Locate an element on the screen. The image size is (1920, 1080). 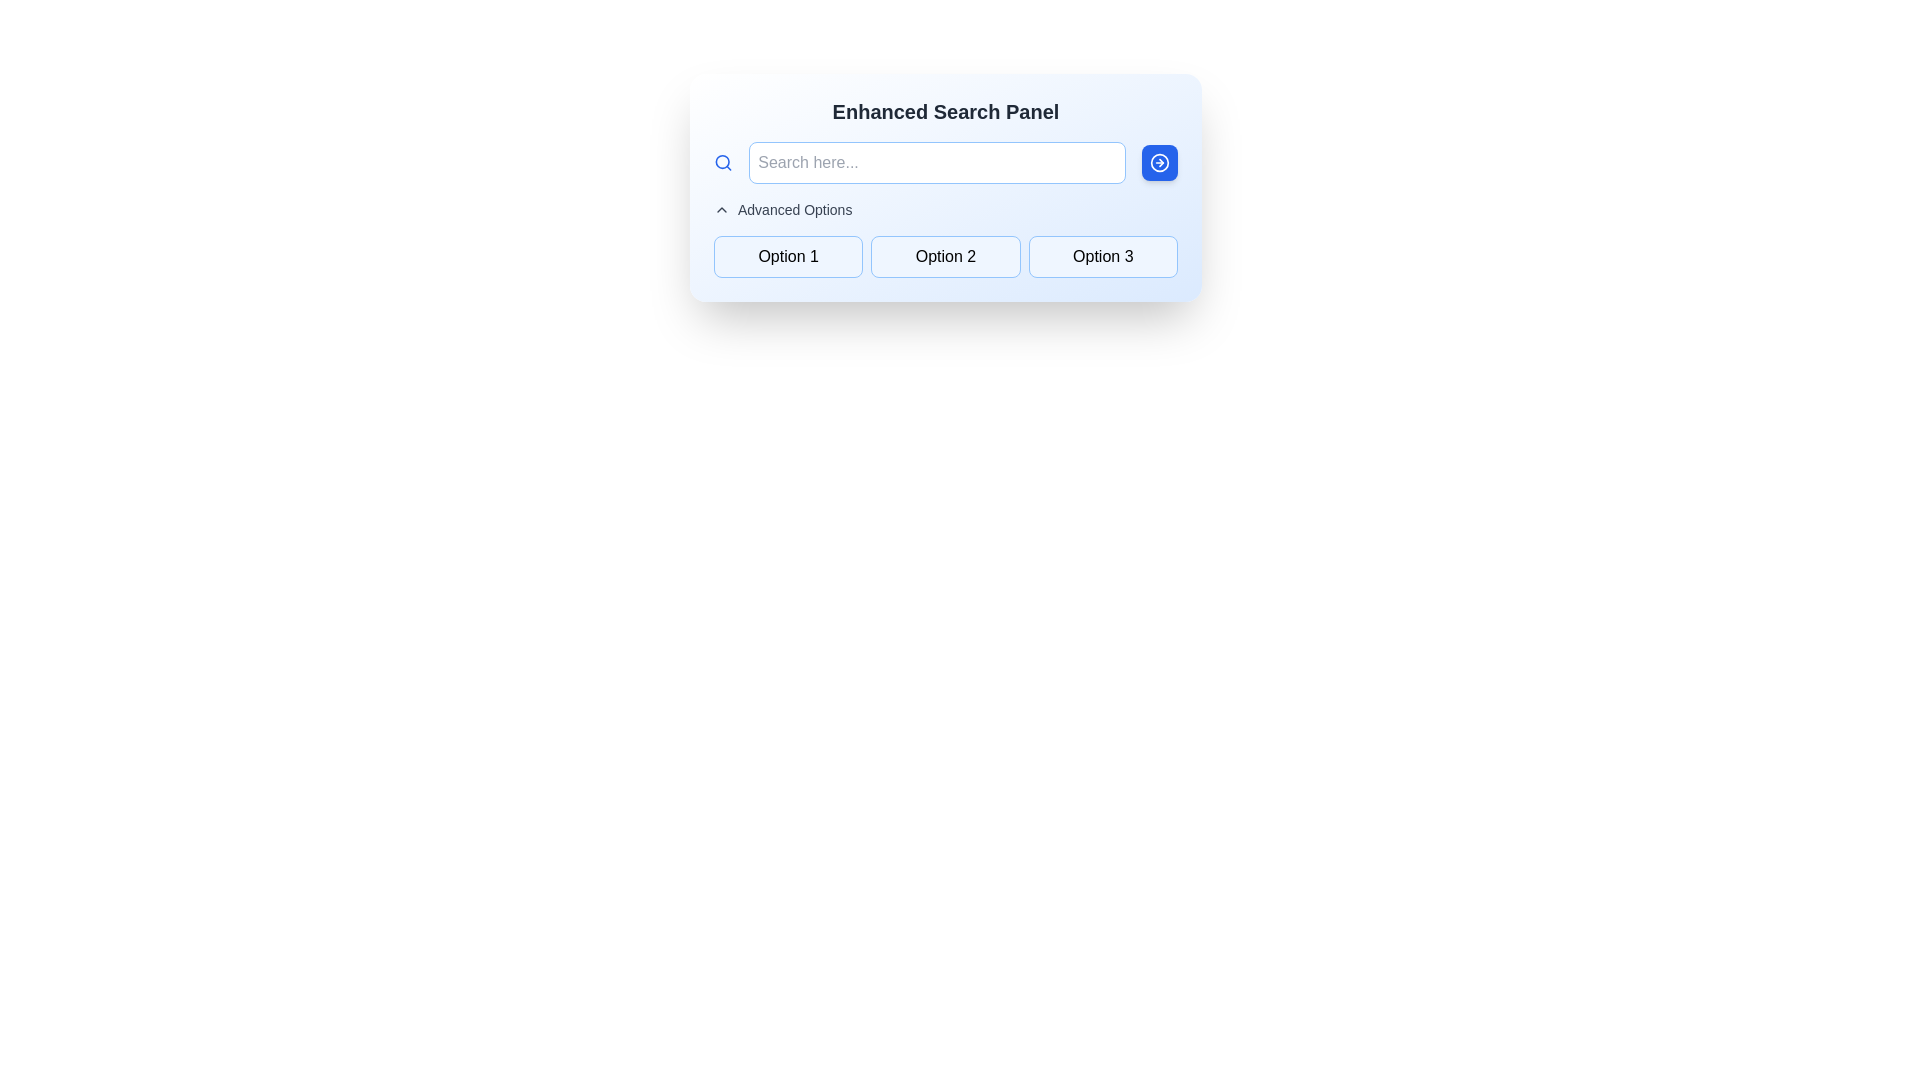
the segmented button group located centrally within the visible card interface, just below the 'Advanced Options' label, which consists of three segments with 'Option 2' being the center button is located at coordinates (944, 256).